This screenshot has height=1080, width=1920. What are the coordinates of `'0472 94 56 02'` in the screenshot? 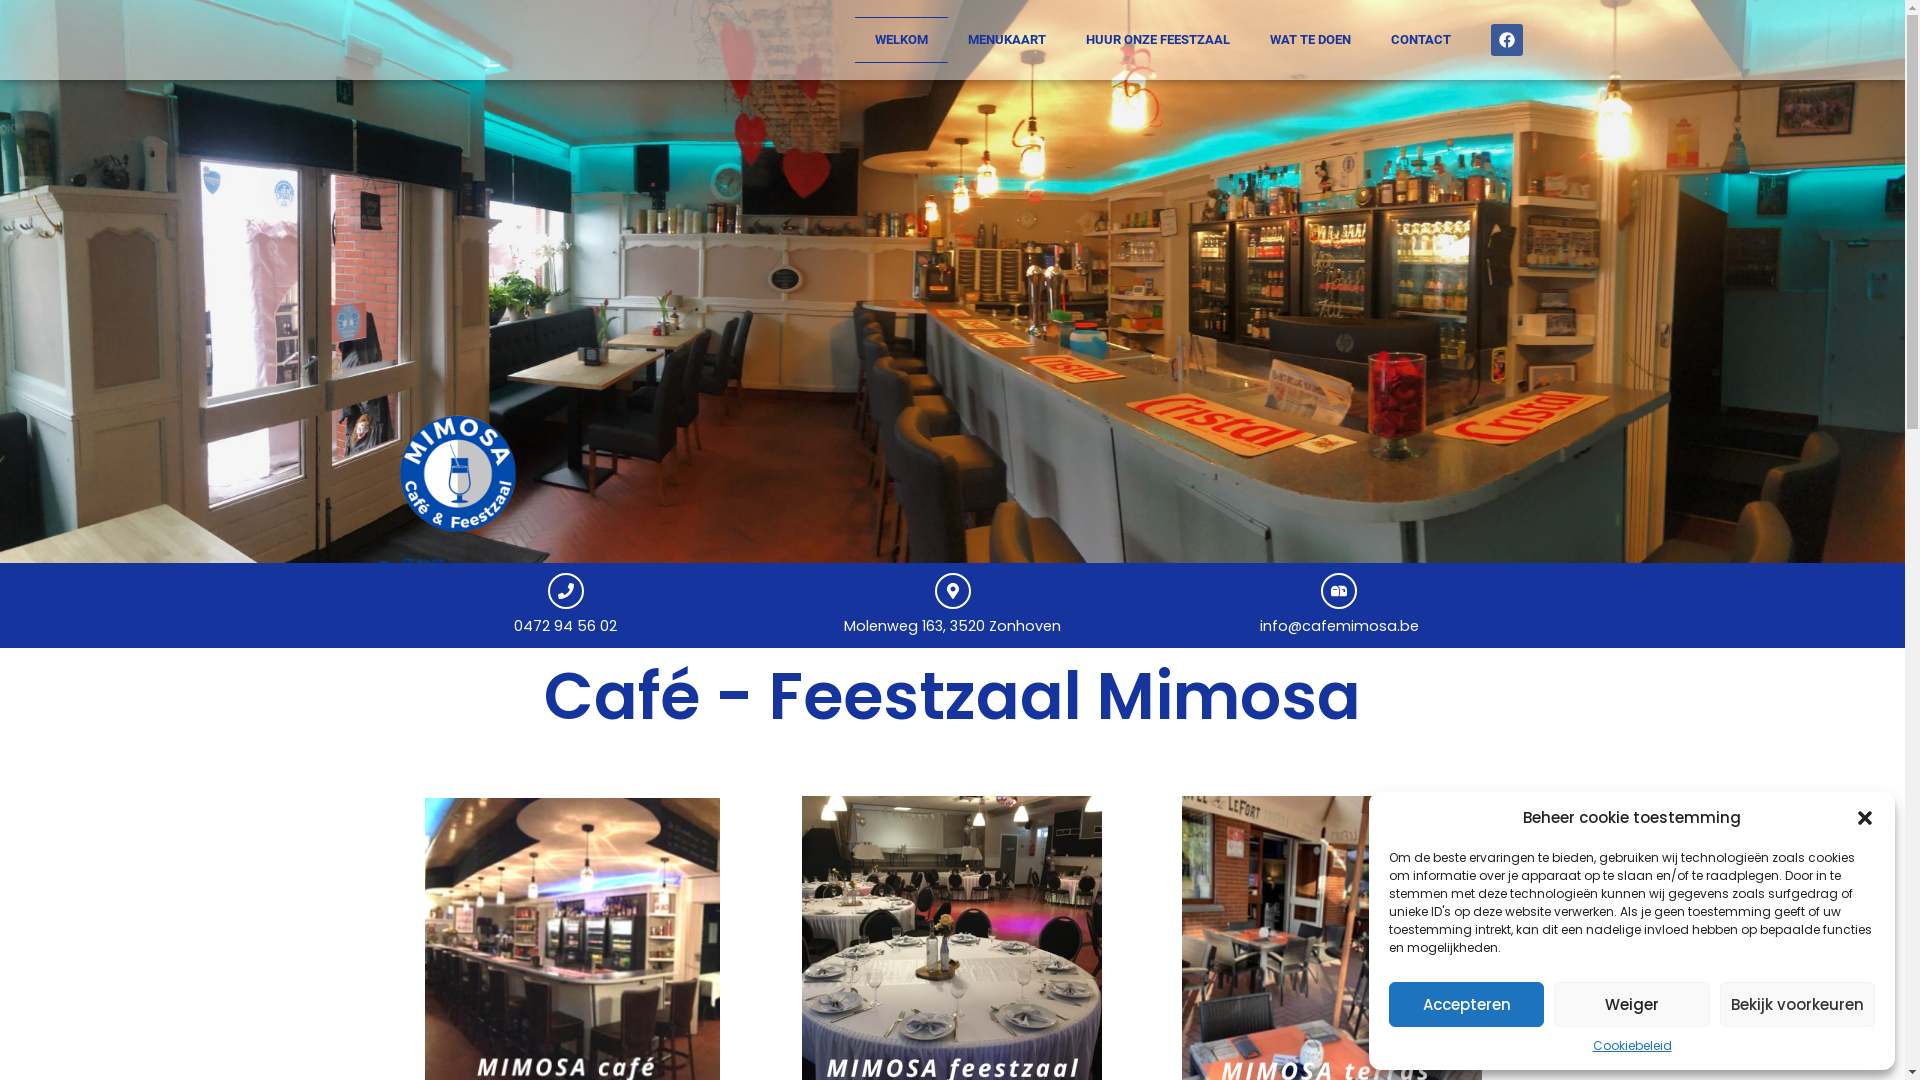 It's located at (564, 624).